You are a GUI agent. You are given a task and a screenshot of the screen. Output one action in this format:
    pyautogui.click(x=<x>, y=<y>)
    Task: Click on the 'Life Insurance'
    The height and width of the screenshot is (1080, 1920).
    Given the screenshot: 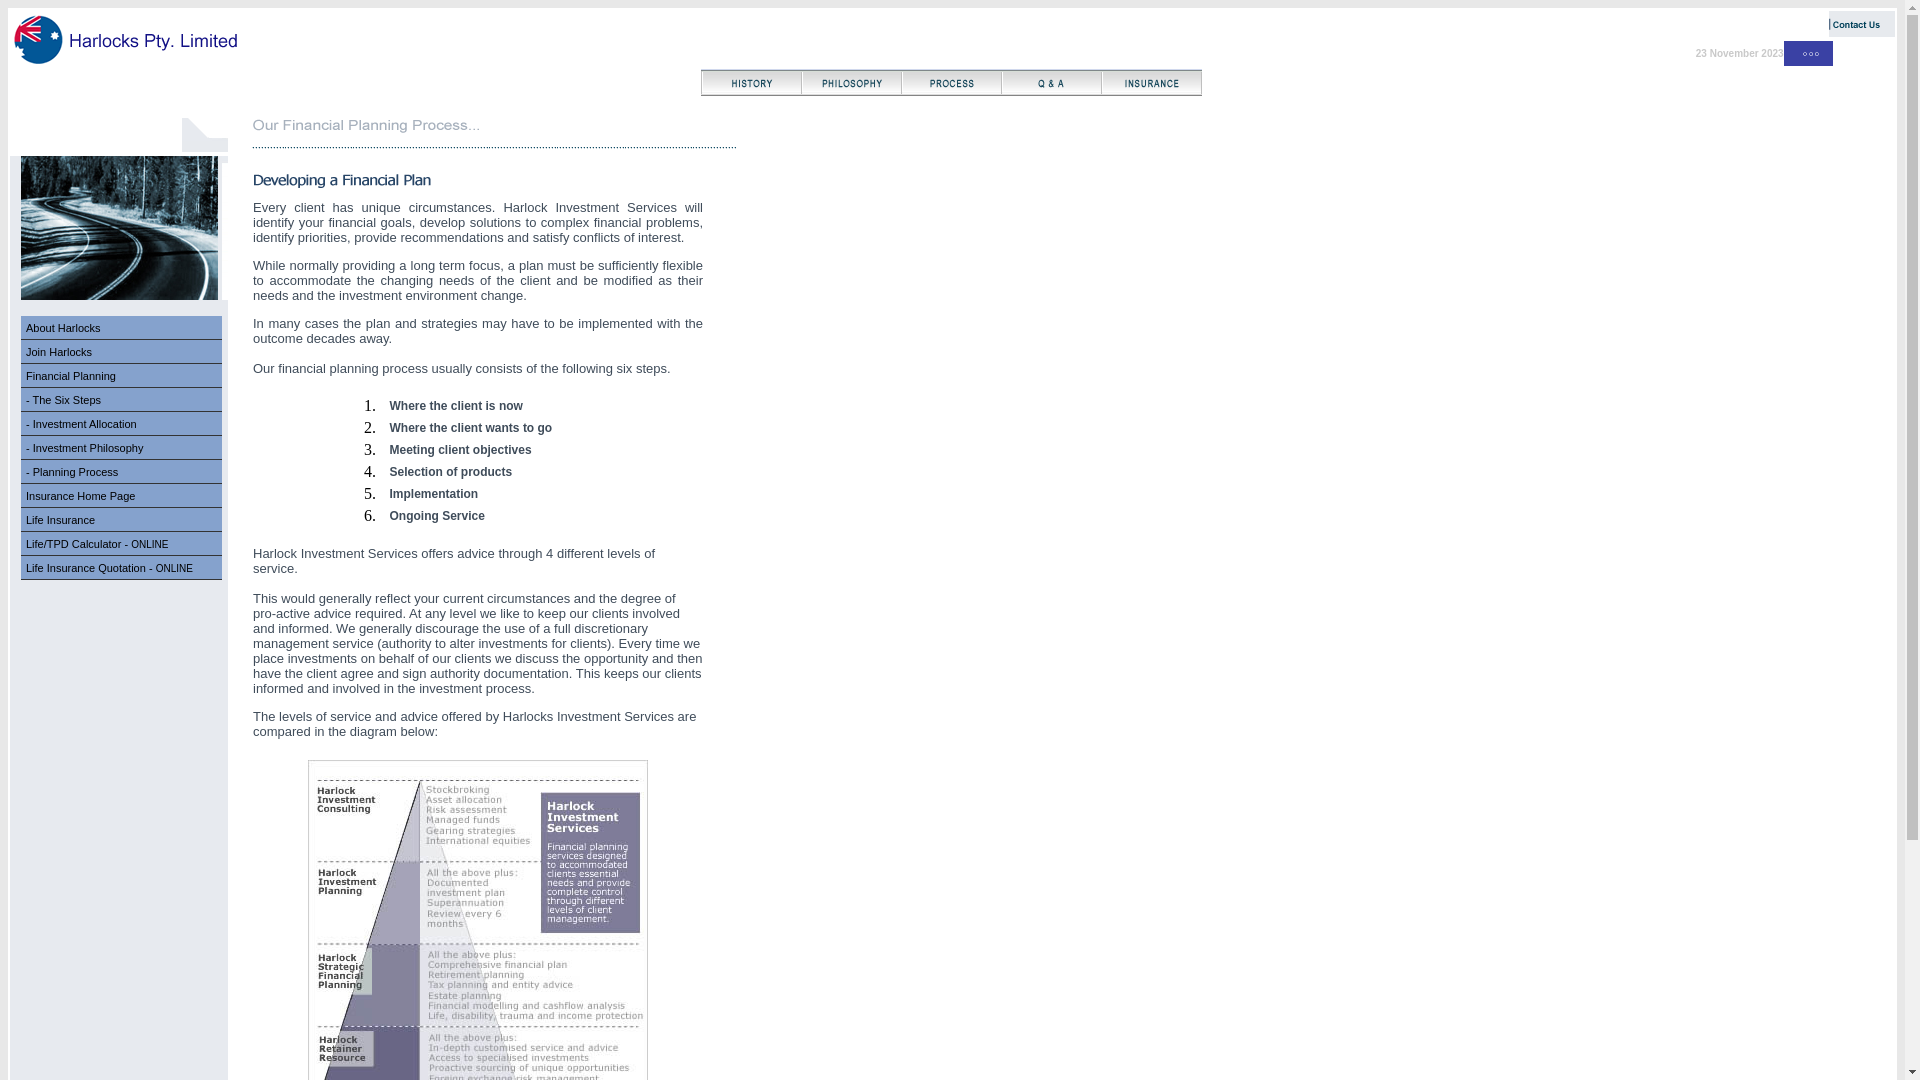 What is the action you would take?
    pyautogui.click(x=120, y=518)
    